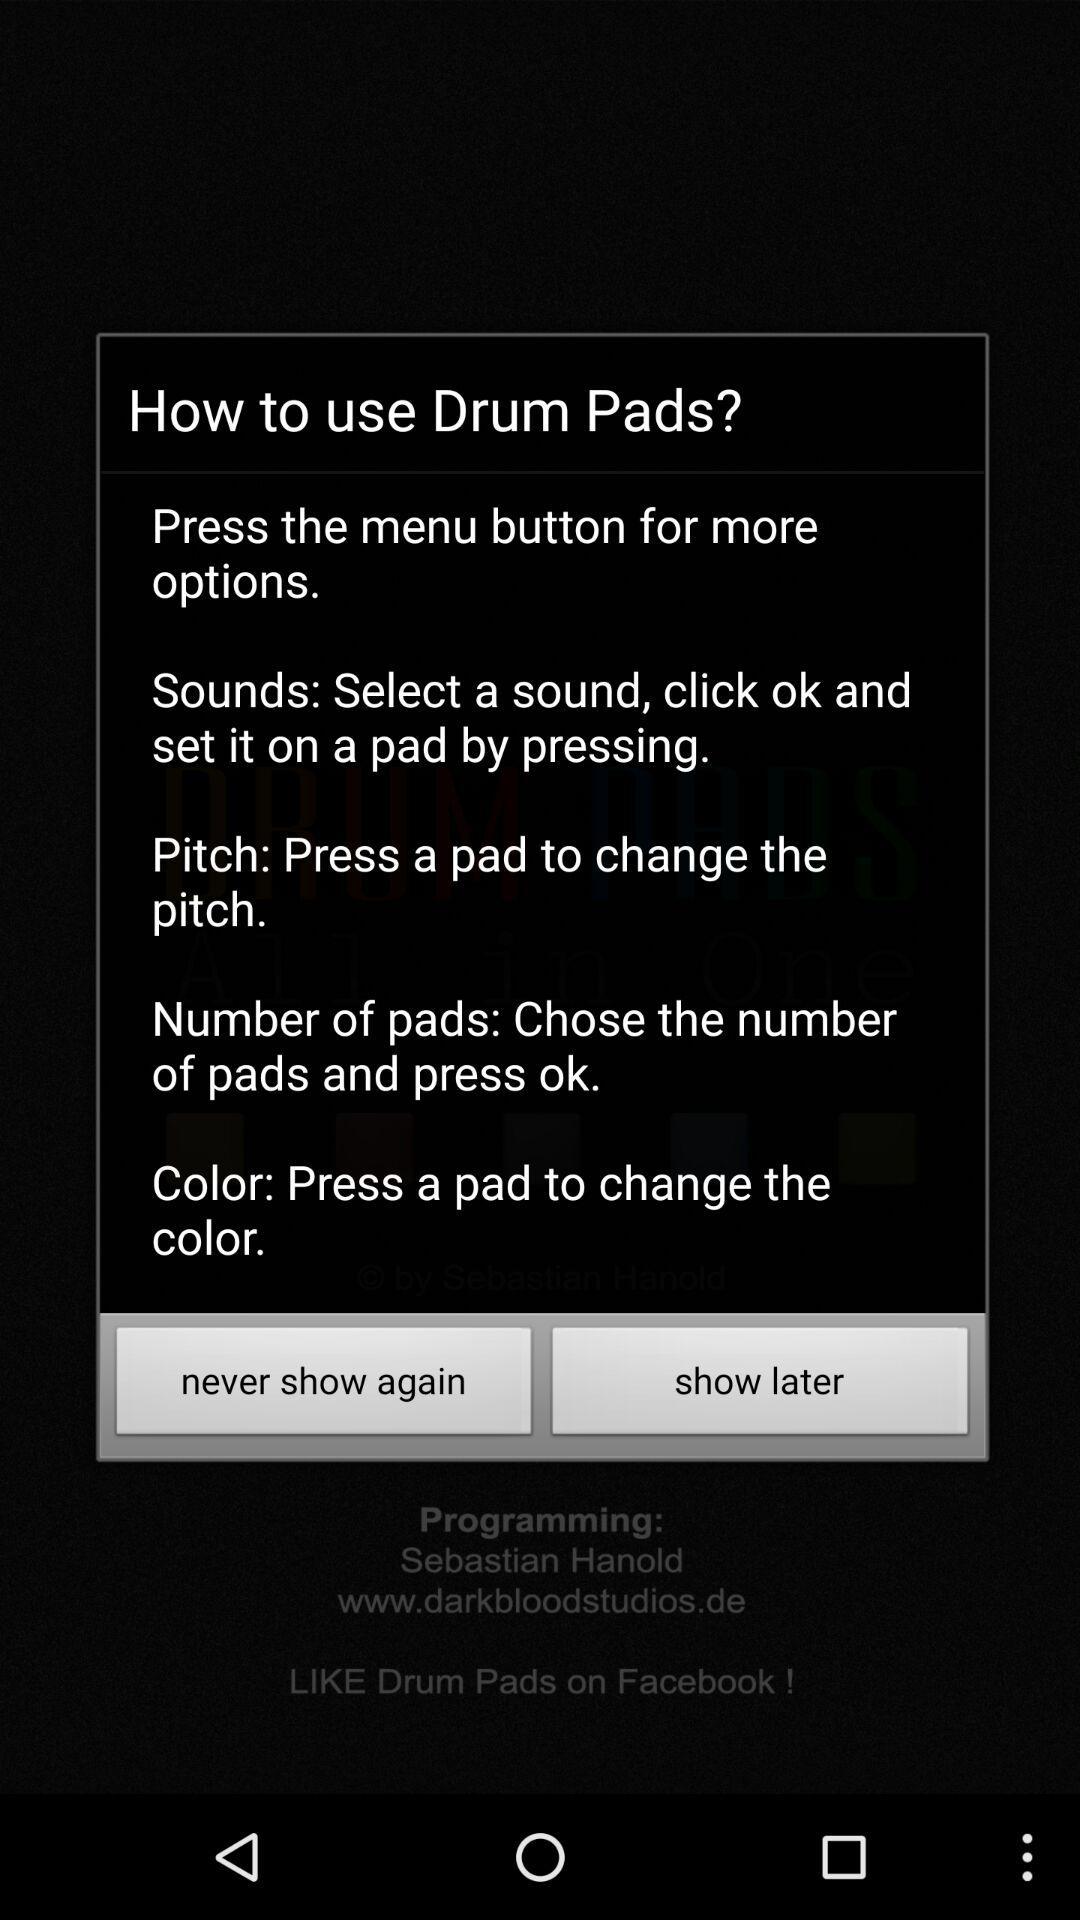 This screenshot has height=1920, width=1080. Describe the element at coordinates (323, 1385) in the screenshot. I see `the item below the press the menu item` at that location.